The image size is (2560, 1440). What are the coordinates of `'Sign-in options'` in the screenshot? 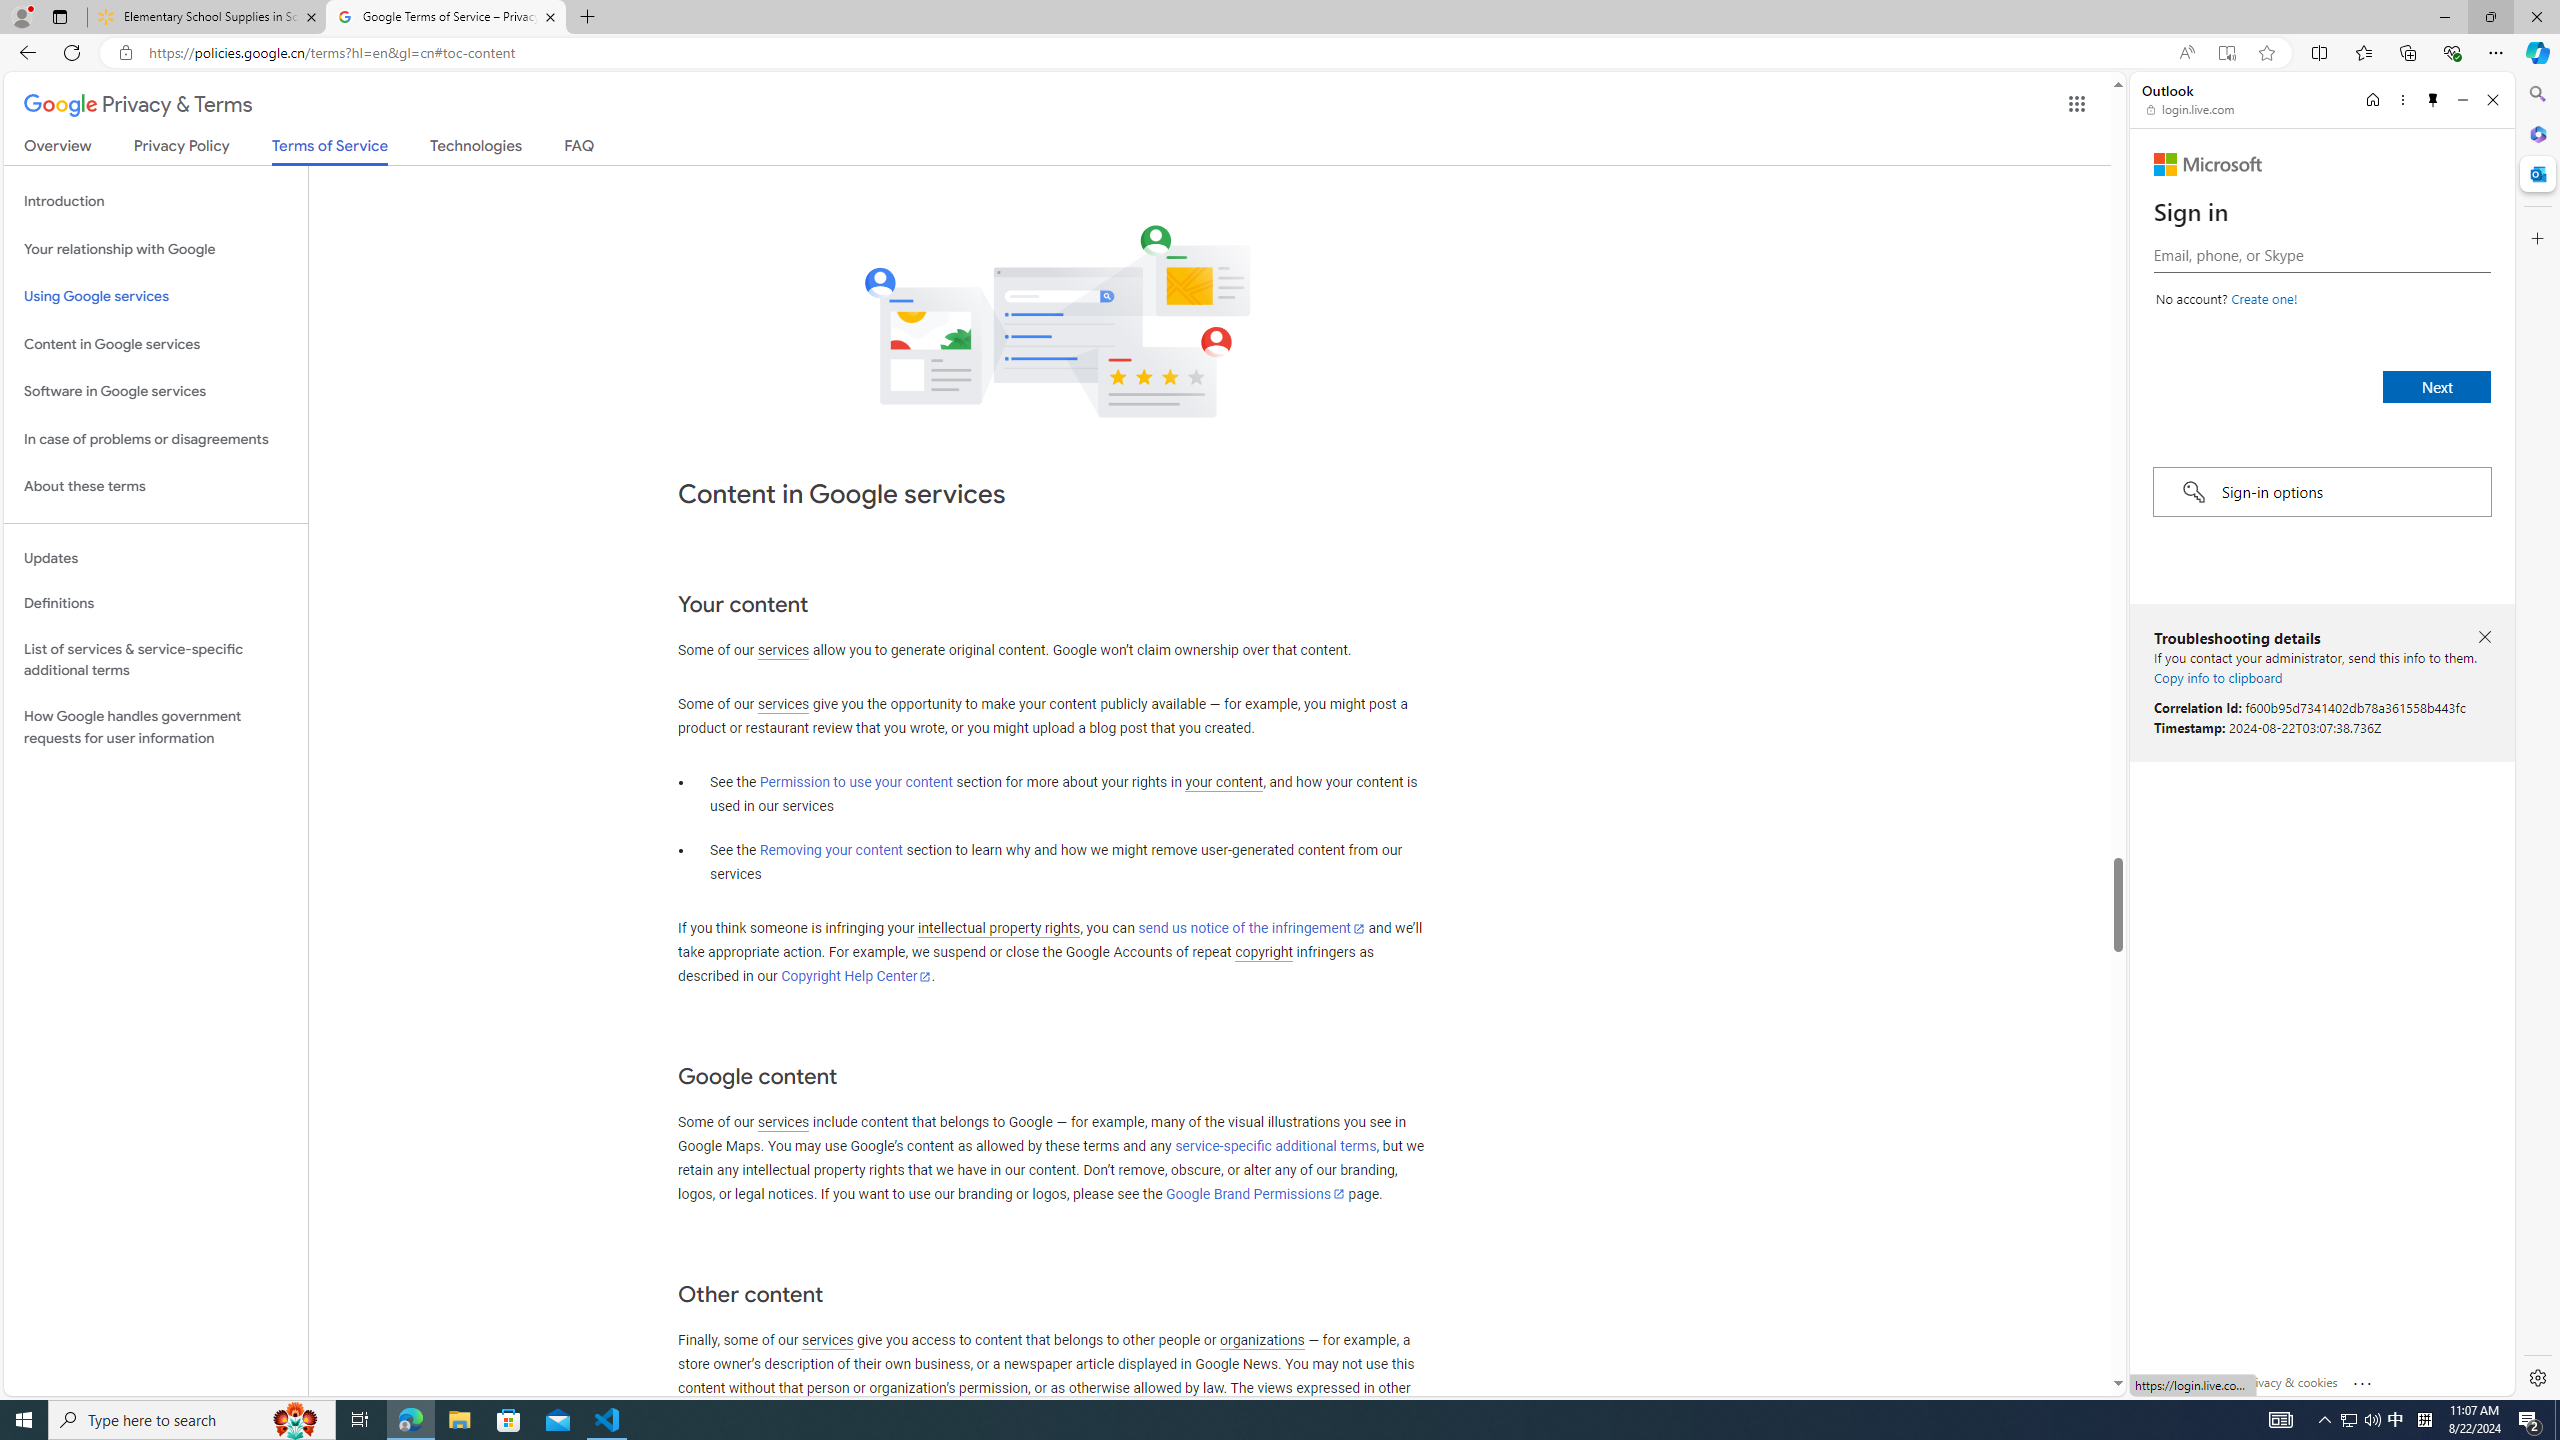 It's located at (2320, 490).